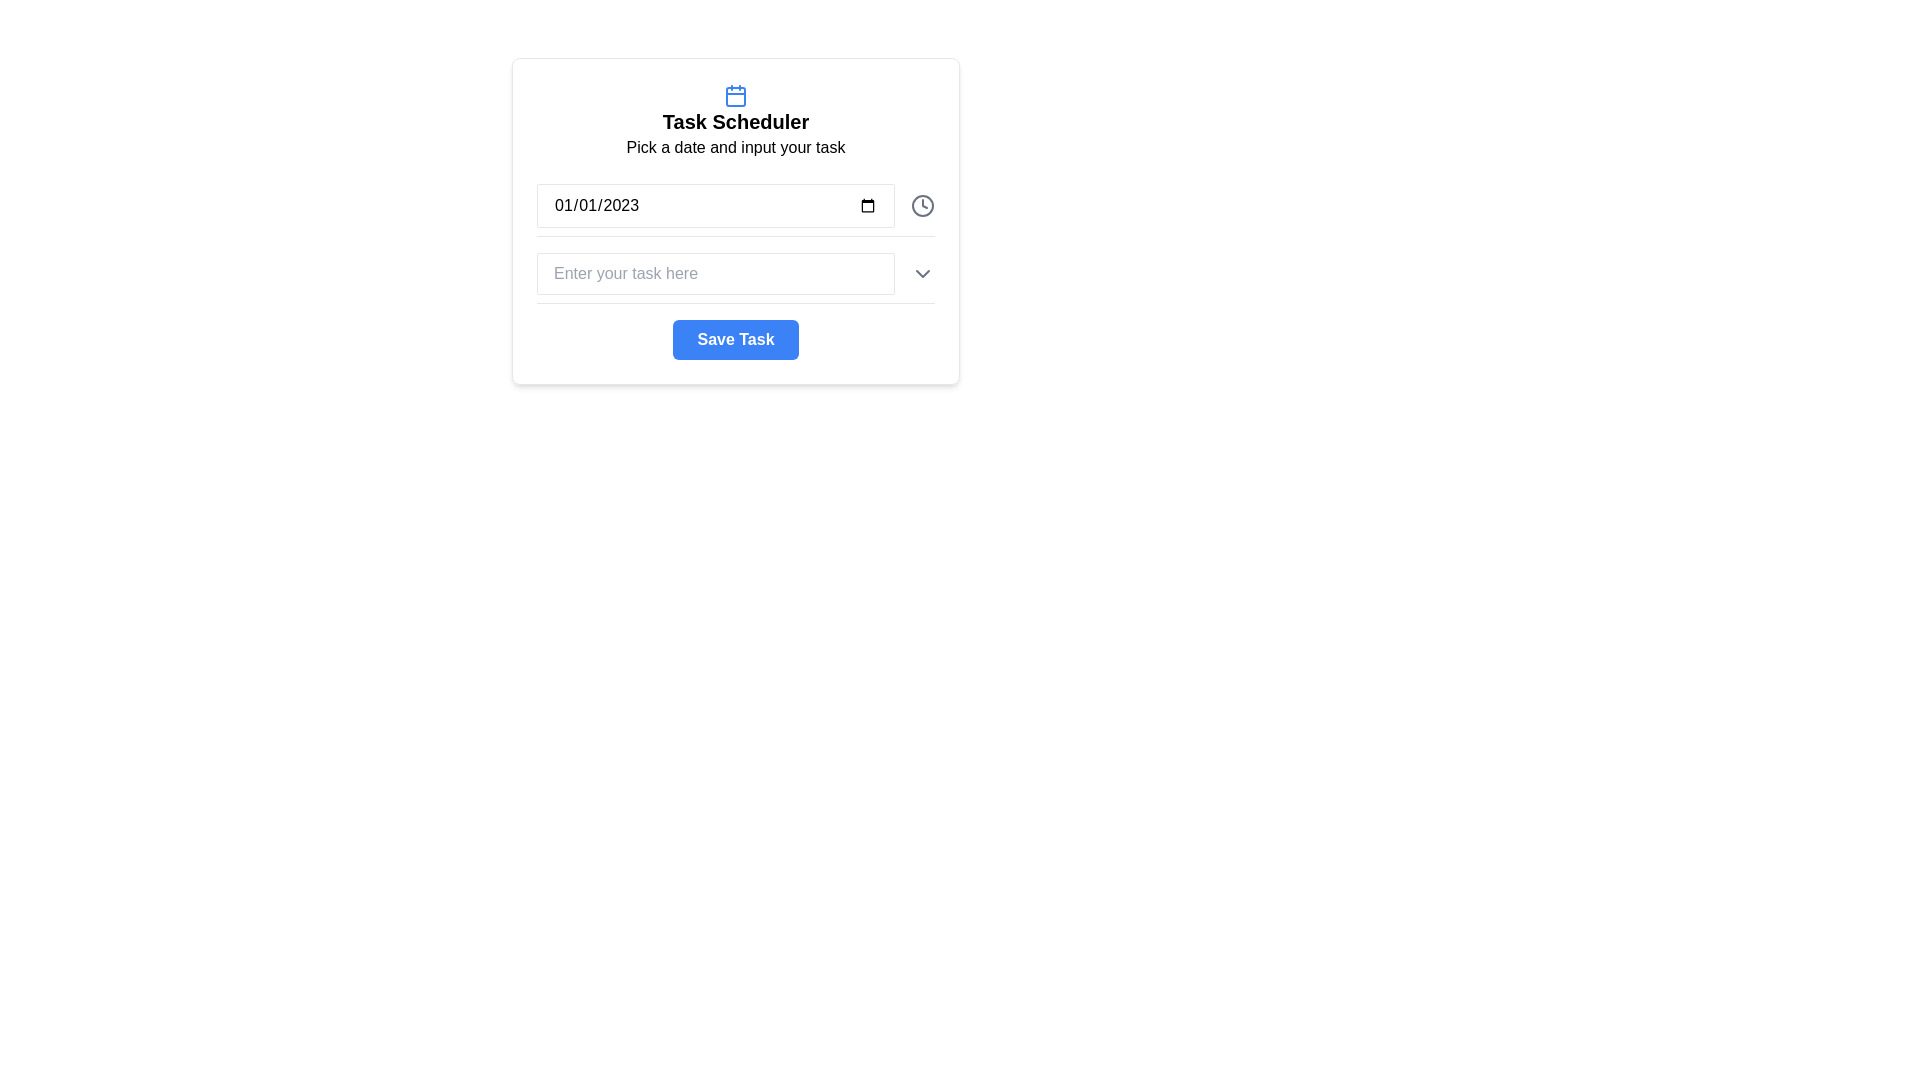 The height and width of the screenshot is (1080, 1920). Describe the element at coordinates (734, 96) in the screenshot. I see `the rectangular calendar icon element located at the top portion of the modal dialog box, just above the 'Task Scheduler' label` at that location.